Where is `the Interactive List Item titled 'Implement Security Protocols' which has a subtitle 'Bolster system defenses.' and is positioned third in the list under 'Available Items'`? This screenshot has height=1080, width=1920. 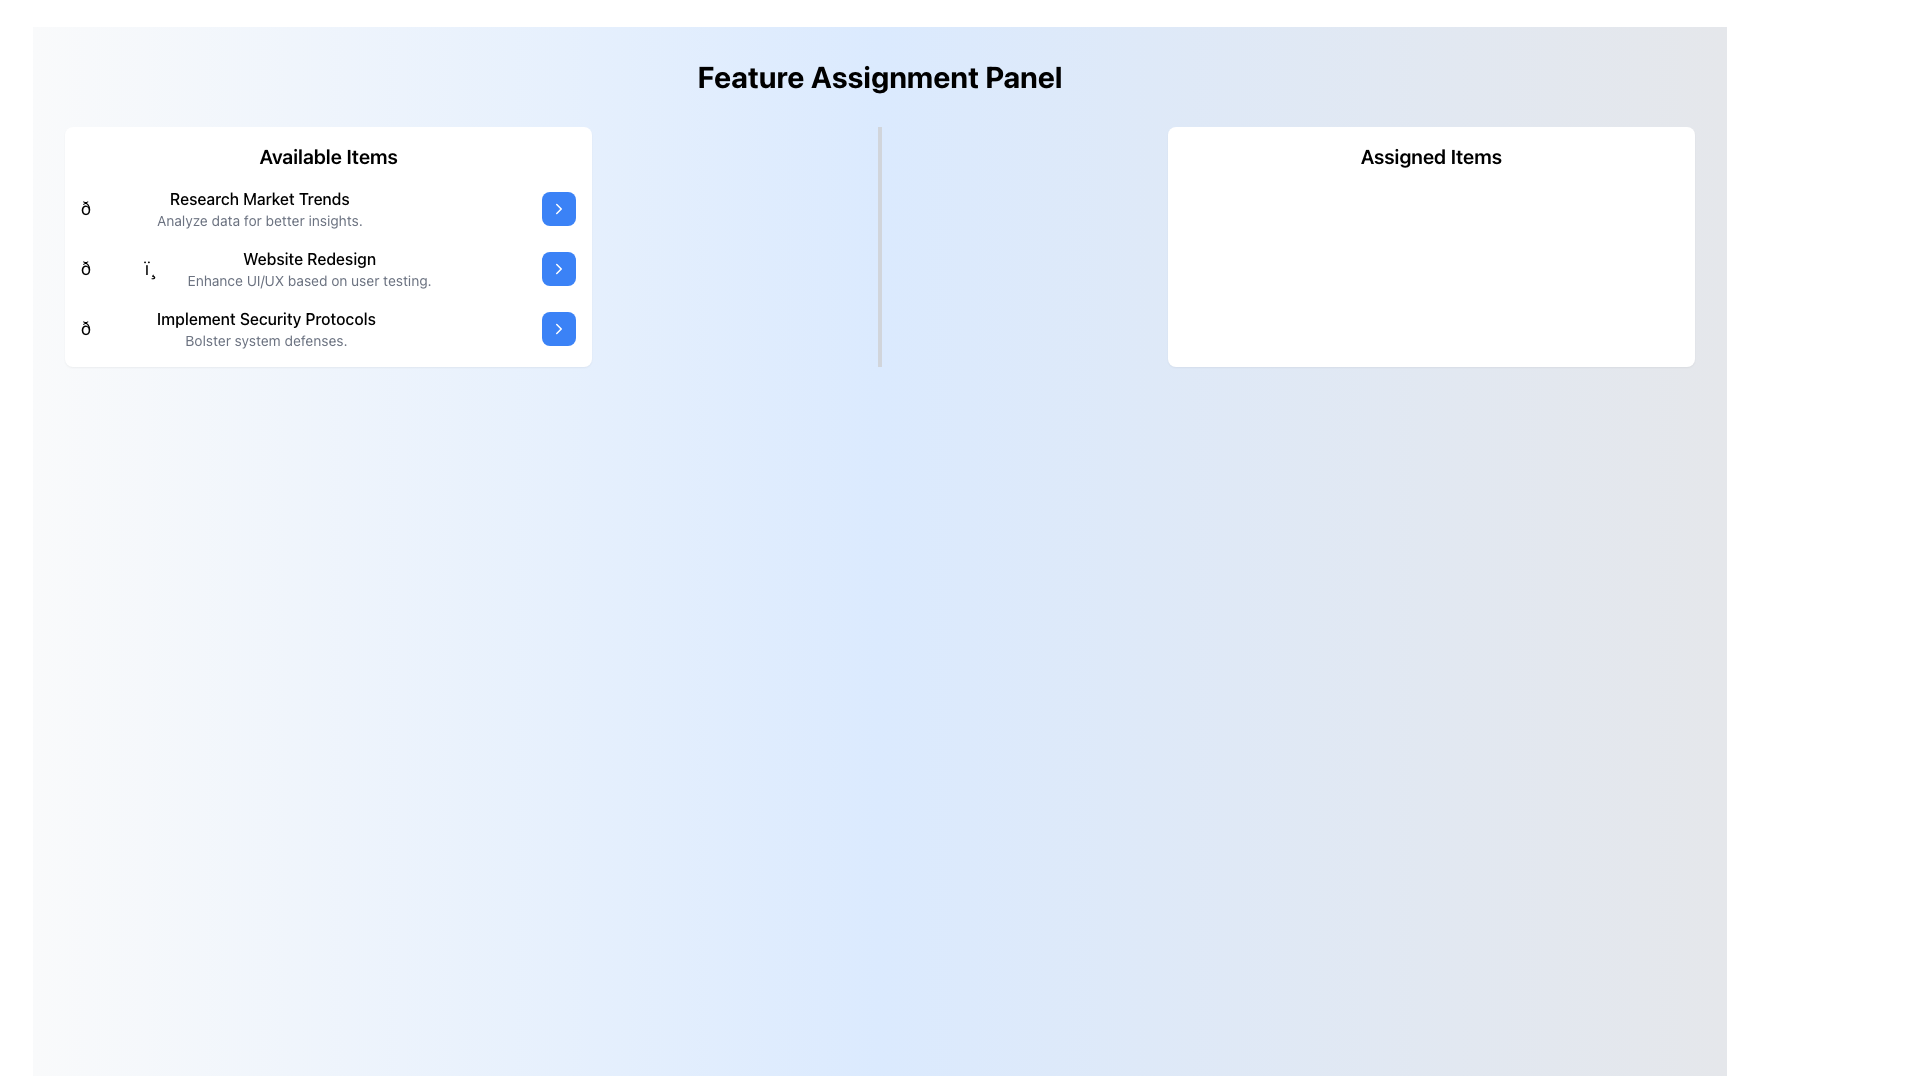
the Interactive List Item titled 'Implement Security Protocols' which has a subtitle 'Bolster system defenses.' and is positioned third in the list under 'Available Items' is located at coordinates (328, 327).